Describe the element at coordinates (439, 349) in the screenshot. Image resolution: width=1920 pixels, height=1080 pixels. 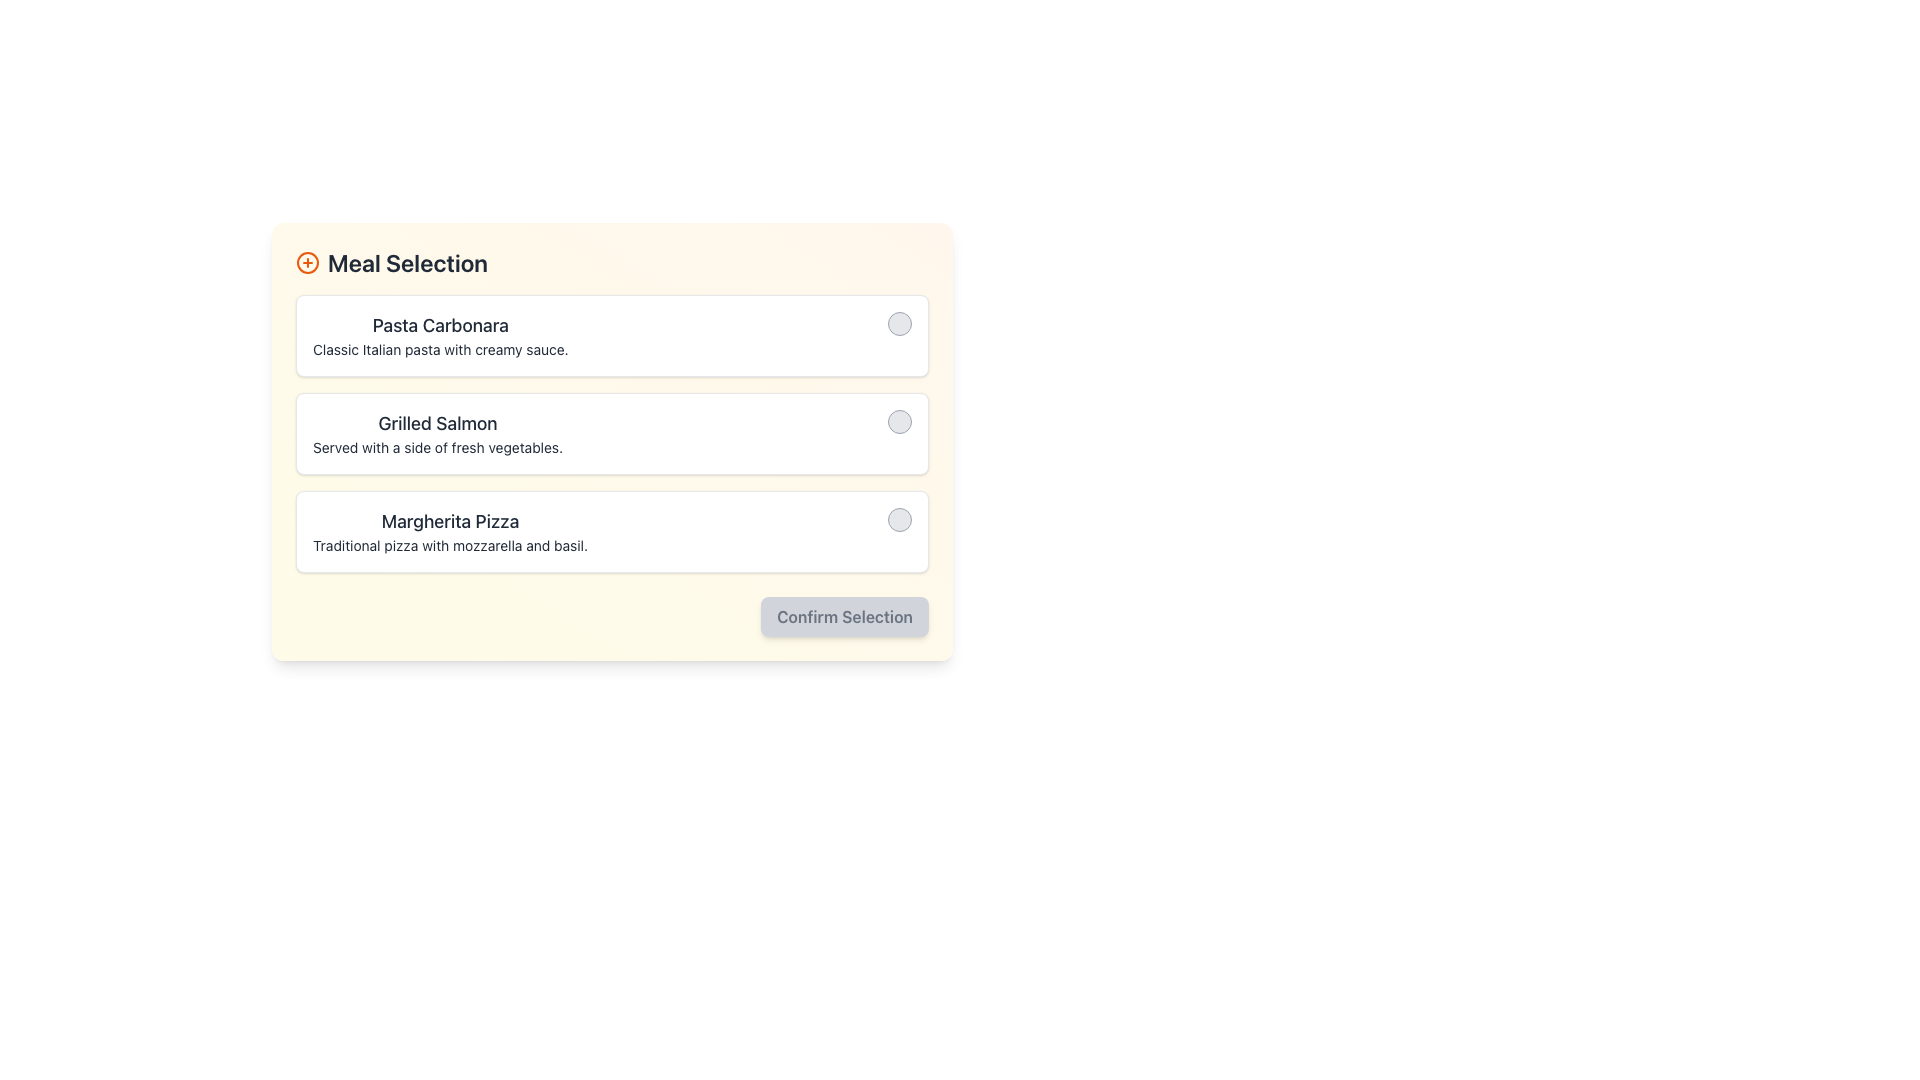
I see `the text label that reads 'Classic Italian pasta with creamy sauce.' which is positioned directly below 'Pasta Carbonara'` at that location.